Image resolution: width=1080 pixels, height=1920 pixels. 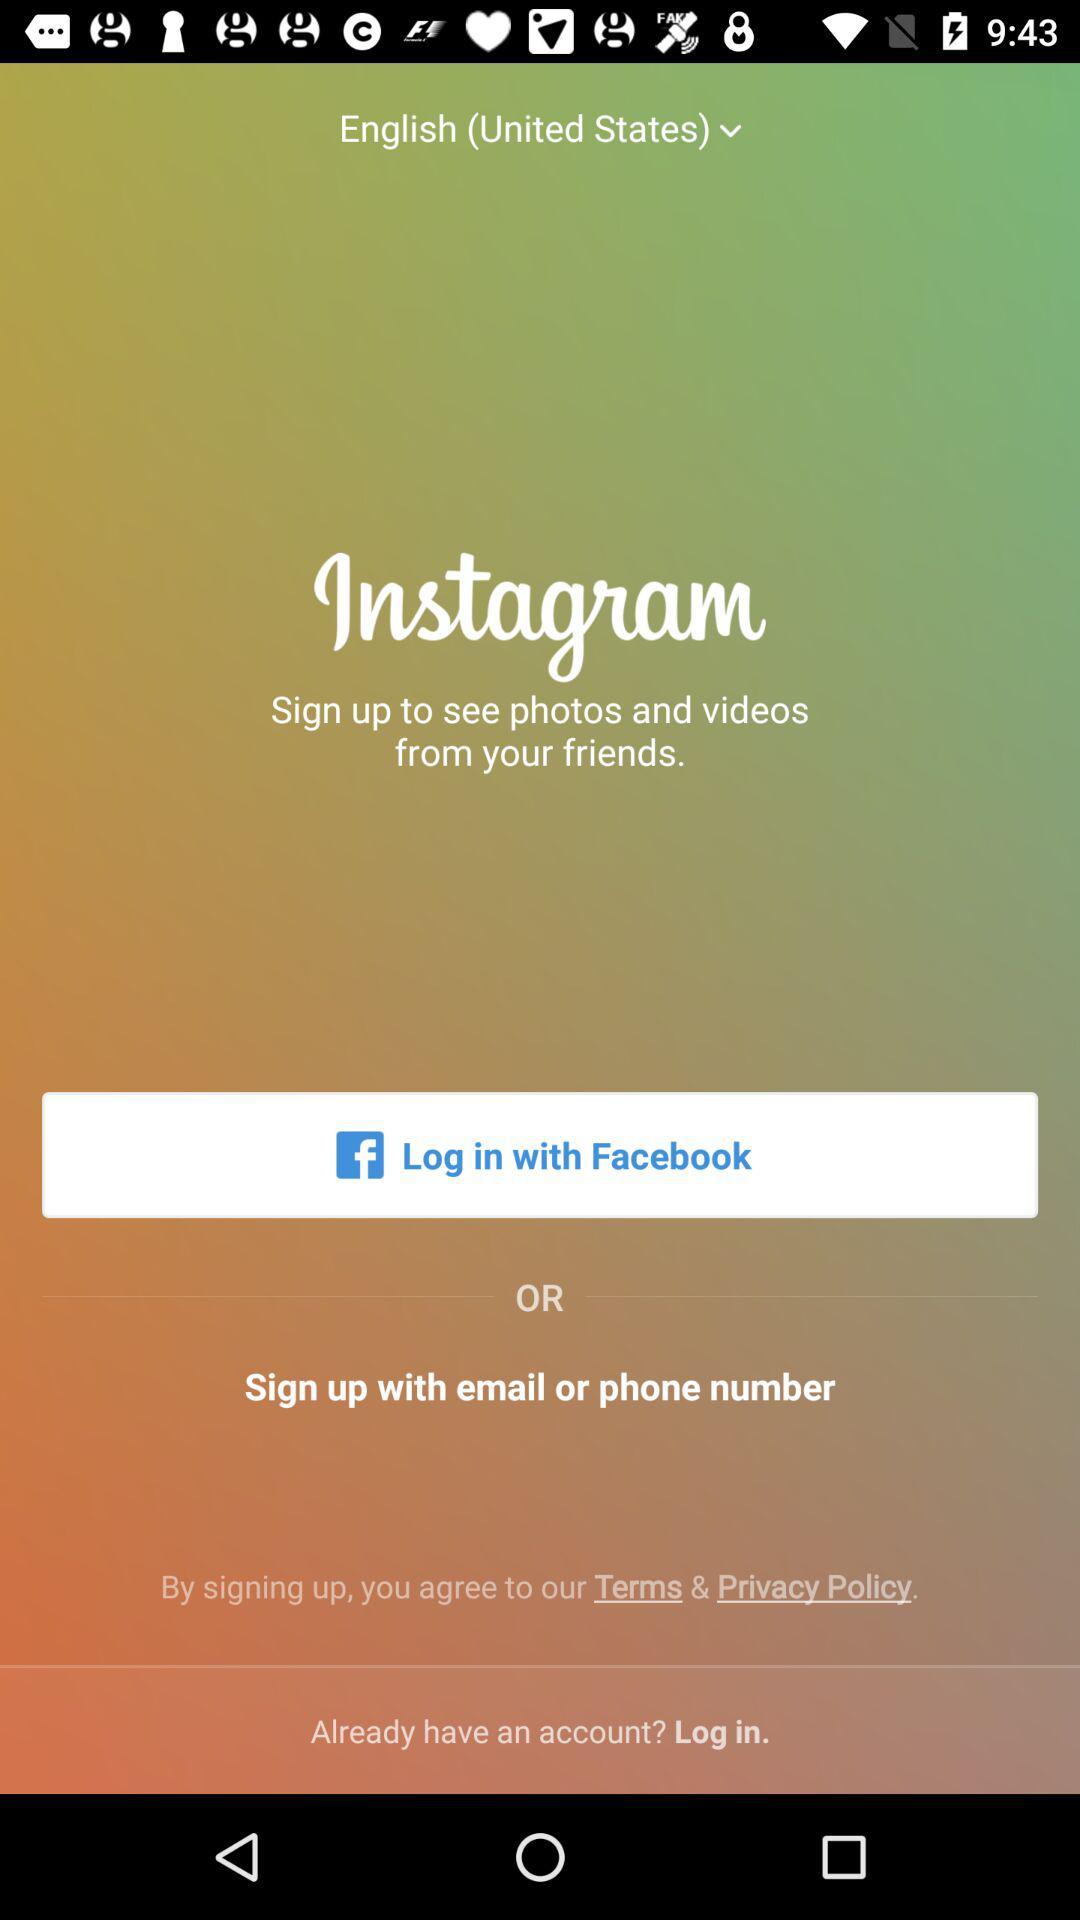 What do you see at coordinates (540, 1730) in the screenshot?
I see `already have an icon` at bounding box center [540, 1730].